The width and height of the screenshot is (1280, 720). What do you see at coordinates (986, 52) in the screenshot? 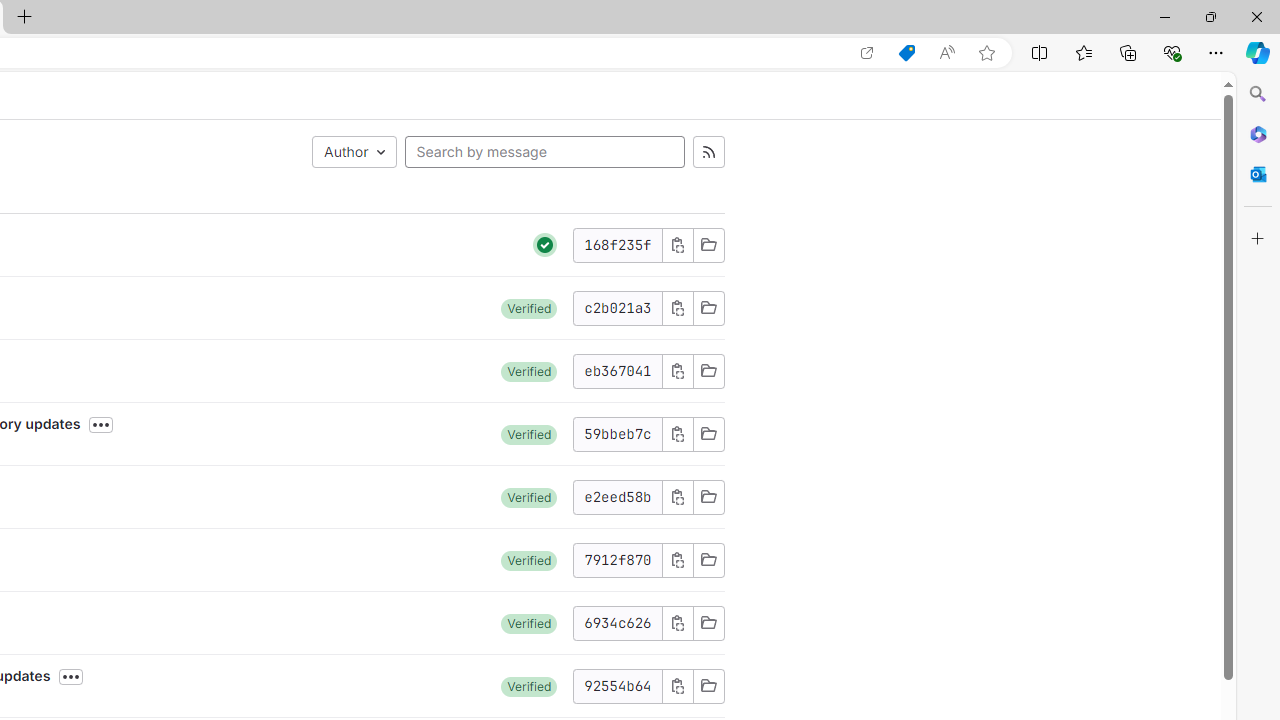
I see `'Add this page to favorites (Ctrl+D)'` at bounding box center [986, 52].